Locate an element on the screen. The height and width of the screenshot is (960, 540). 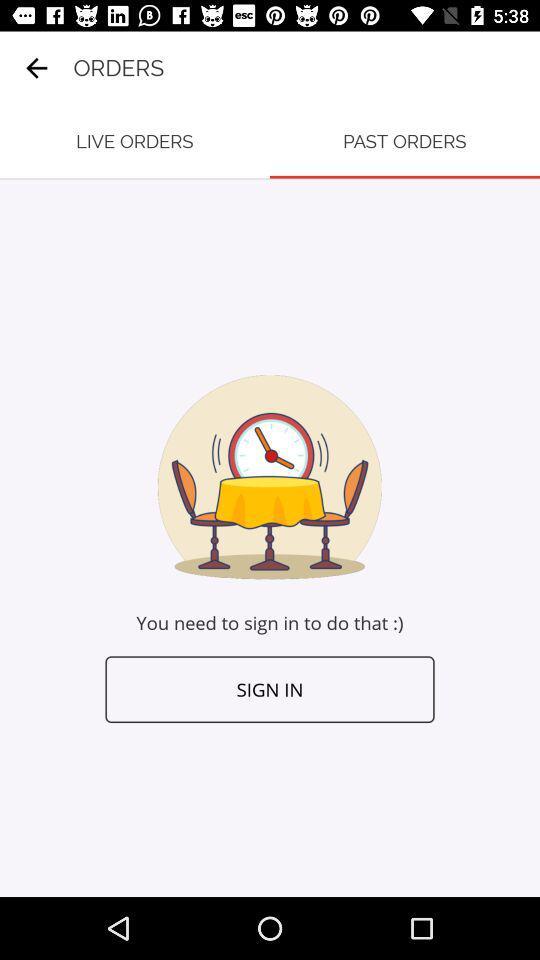
icon above the live orders is located at coordinates (36, 68).